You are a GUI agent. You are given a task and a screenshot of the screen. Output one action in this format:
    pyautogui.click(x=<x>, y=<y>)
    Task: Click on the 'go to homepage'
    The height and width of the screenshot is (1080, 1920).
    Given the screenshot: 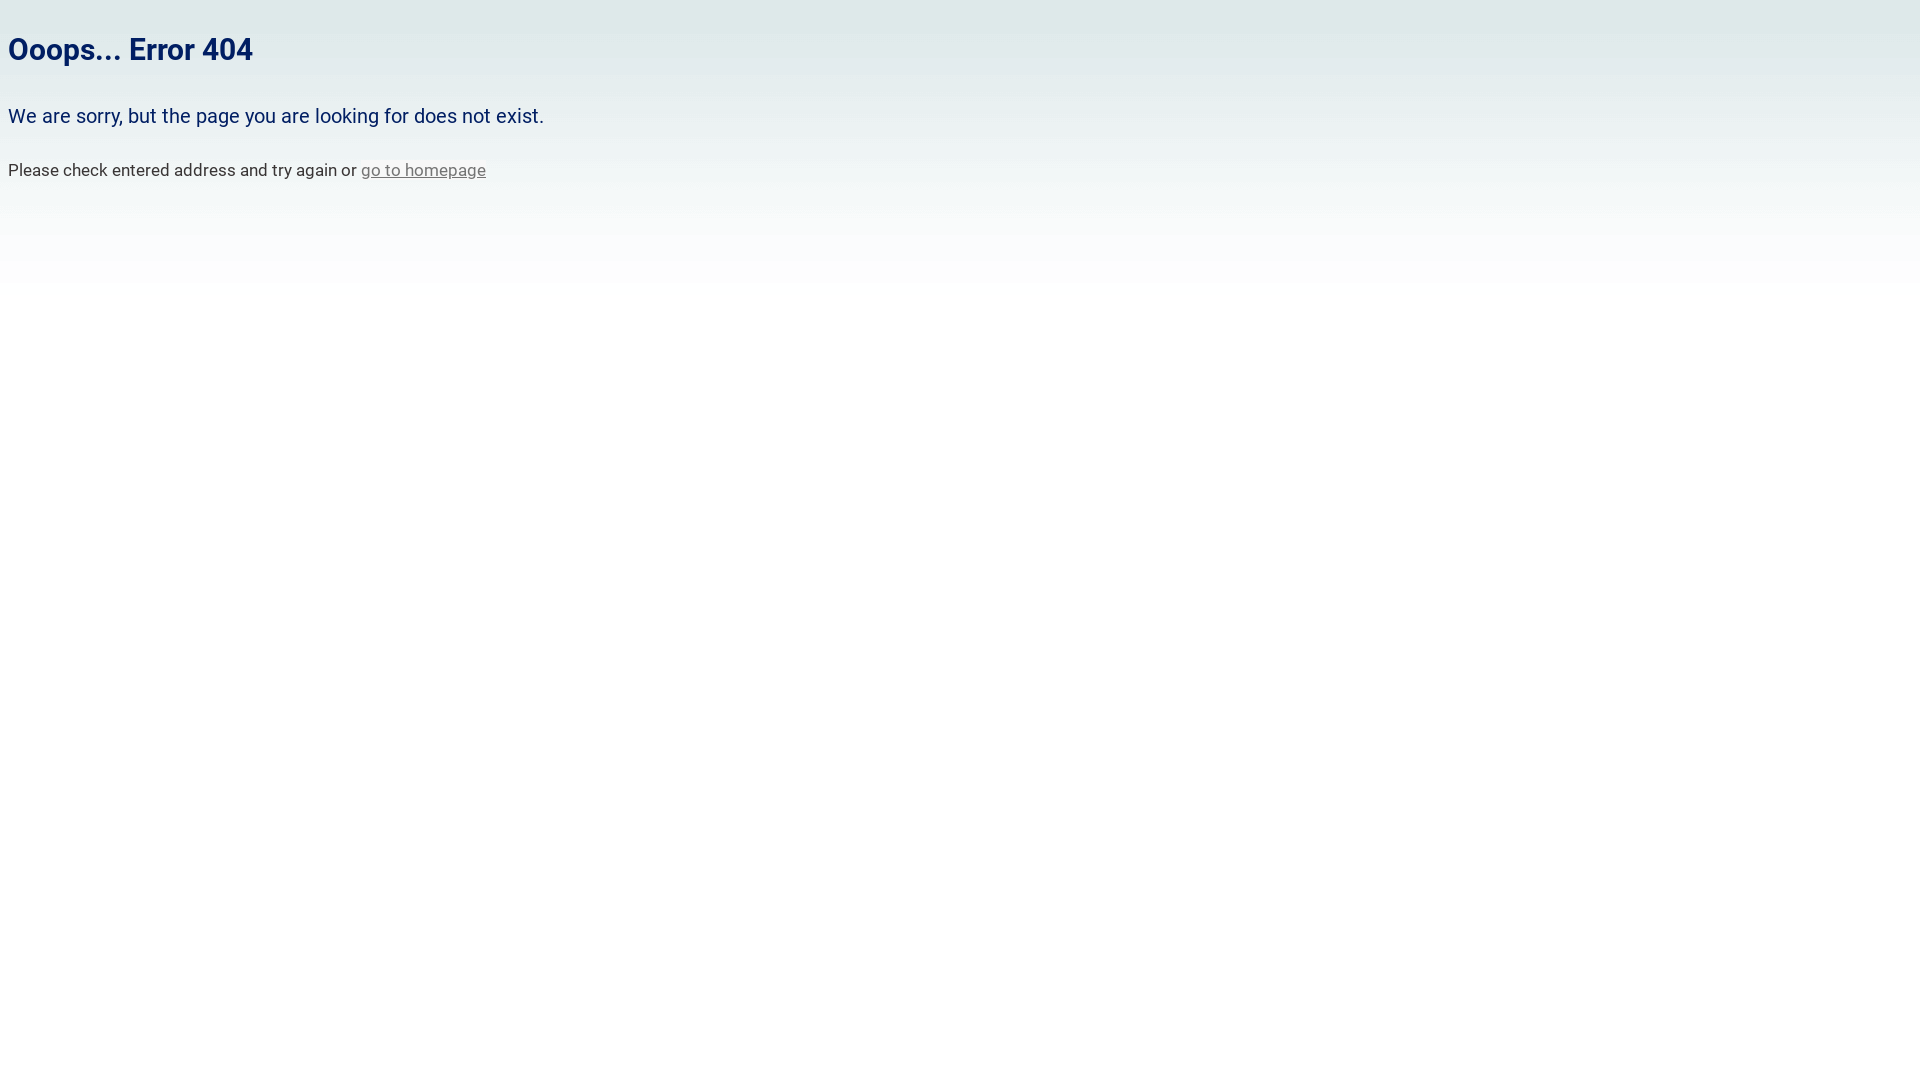 What is the action you would take?
    pyautogui.click(x=422, y=168)
    